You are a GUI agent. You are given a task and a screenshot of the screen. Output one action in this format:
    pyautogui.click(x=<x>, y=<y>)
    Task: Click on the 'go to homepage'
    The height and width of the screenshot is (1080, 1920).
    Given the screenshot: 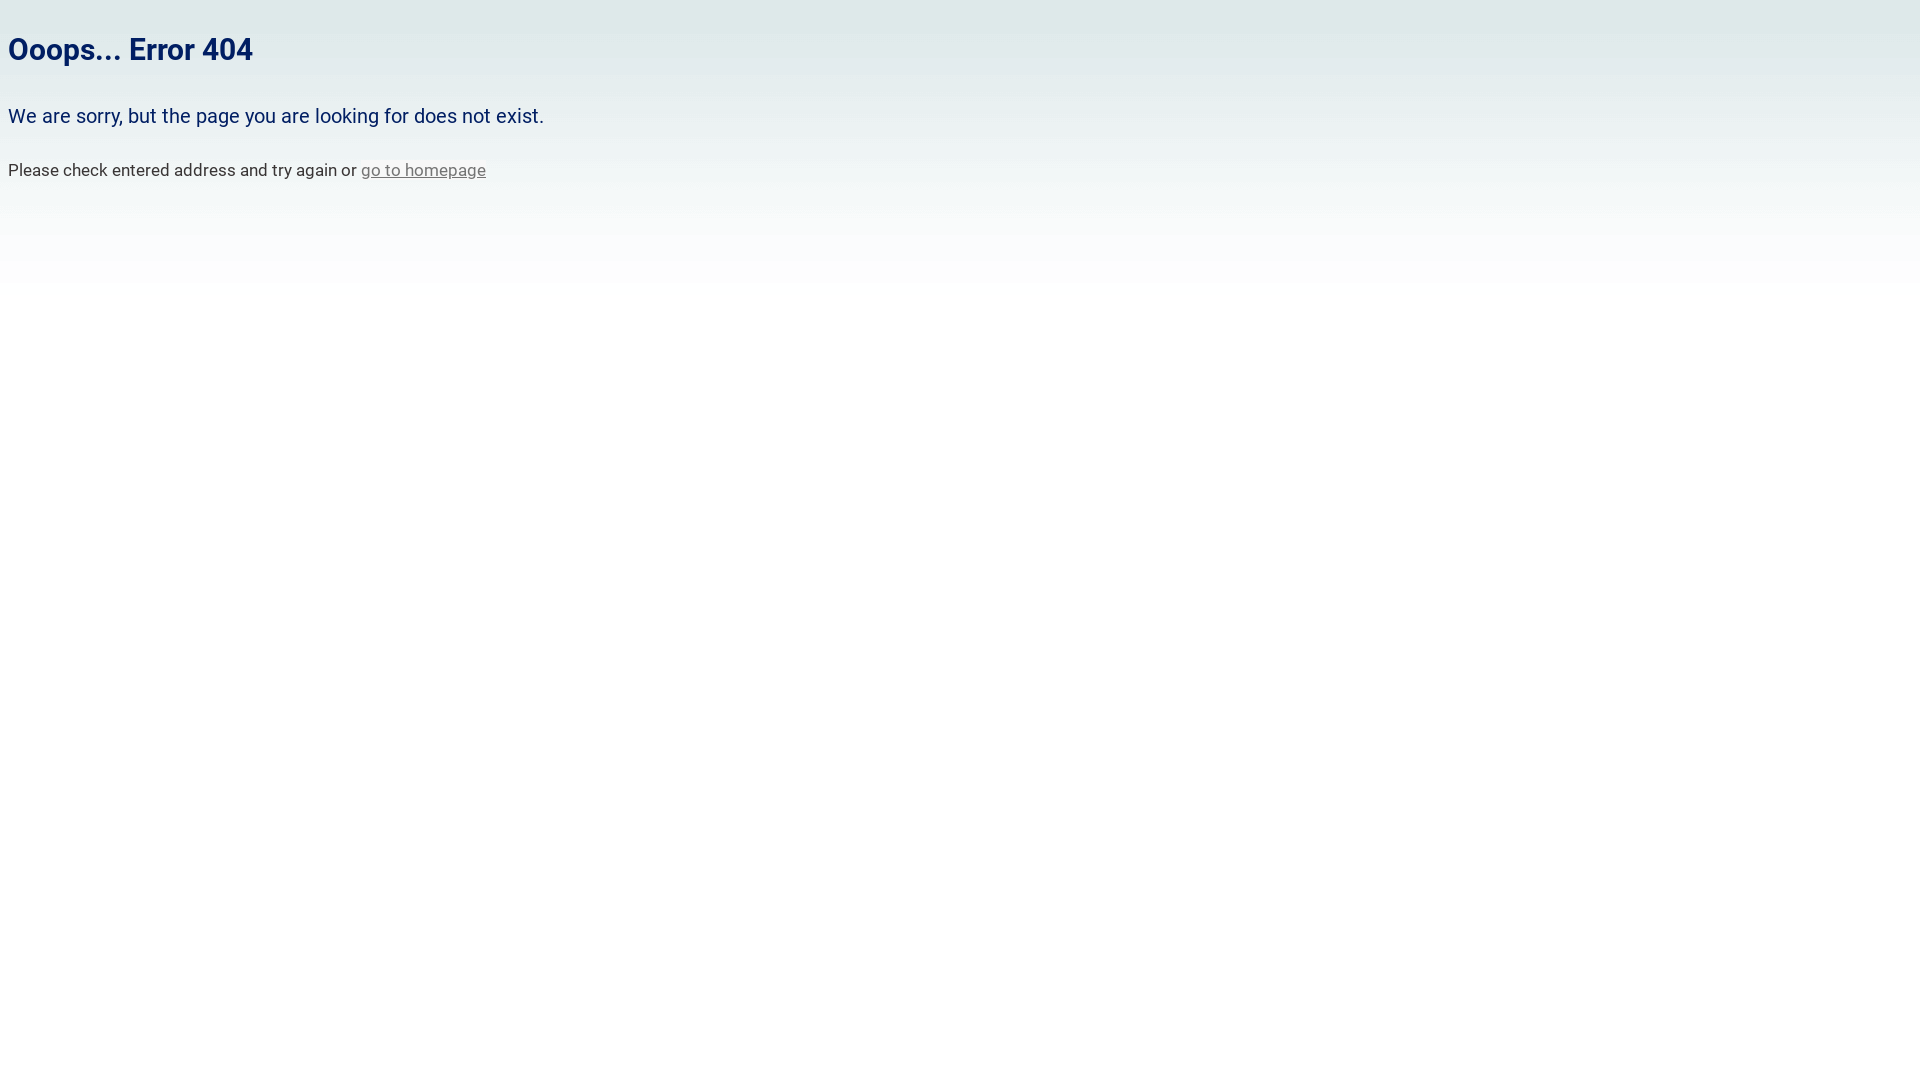 What is the action you would take?
    pyautogui.click(x=422, y=168)
    